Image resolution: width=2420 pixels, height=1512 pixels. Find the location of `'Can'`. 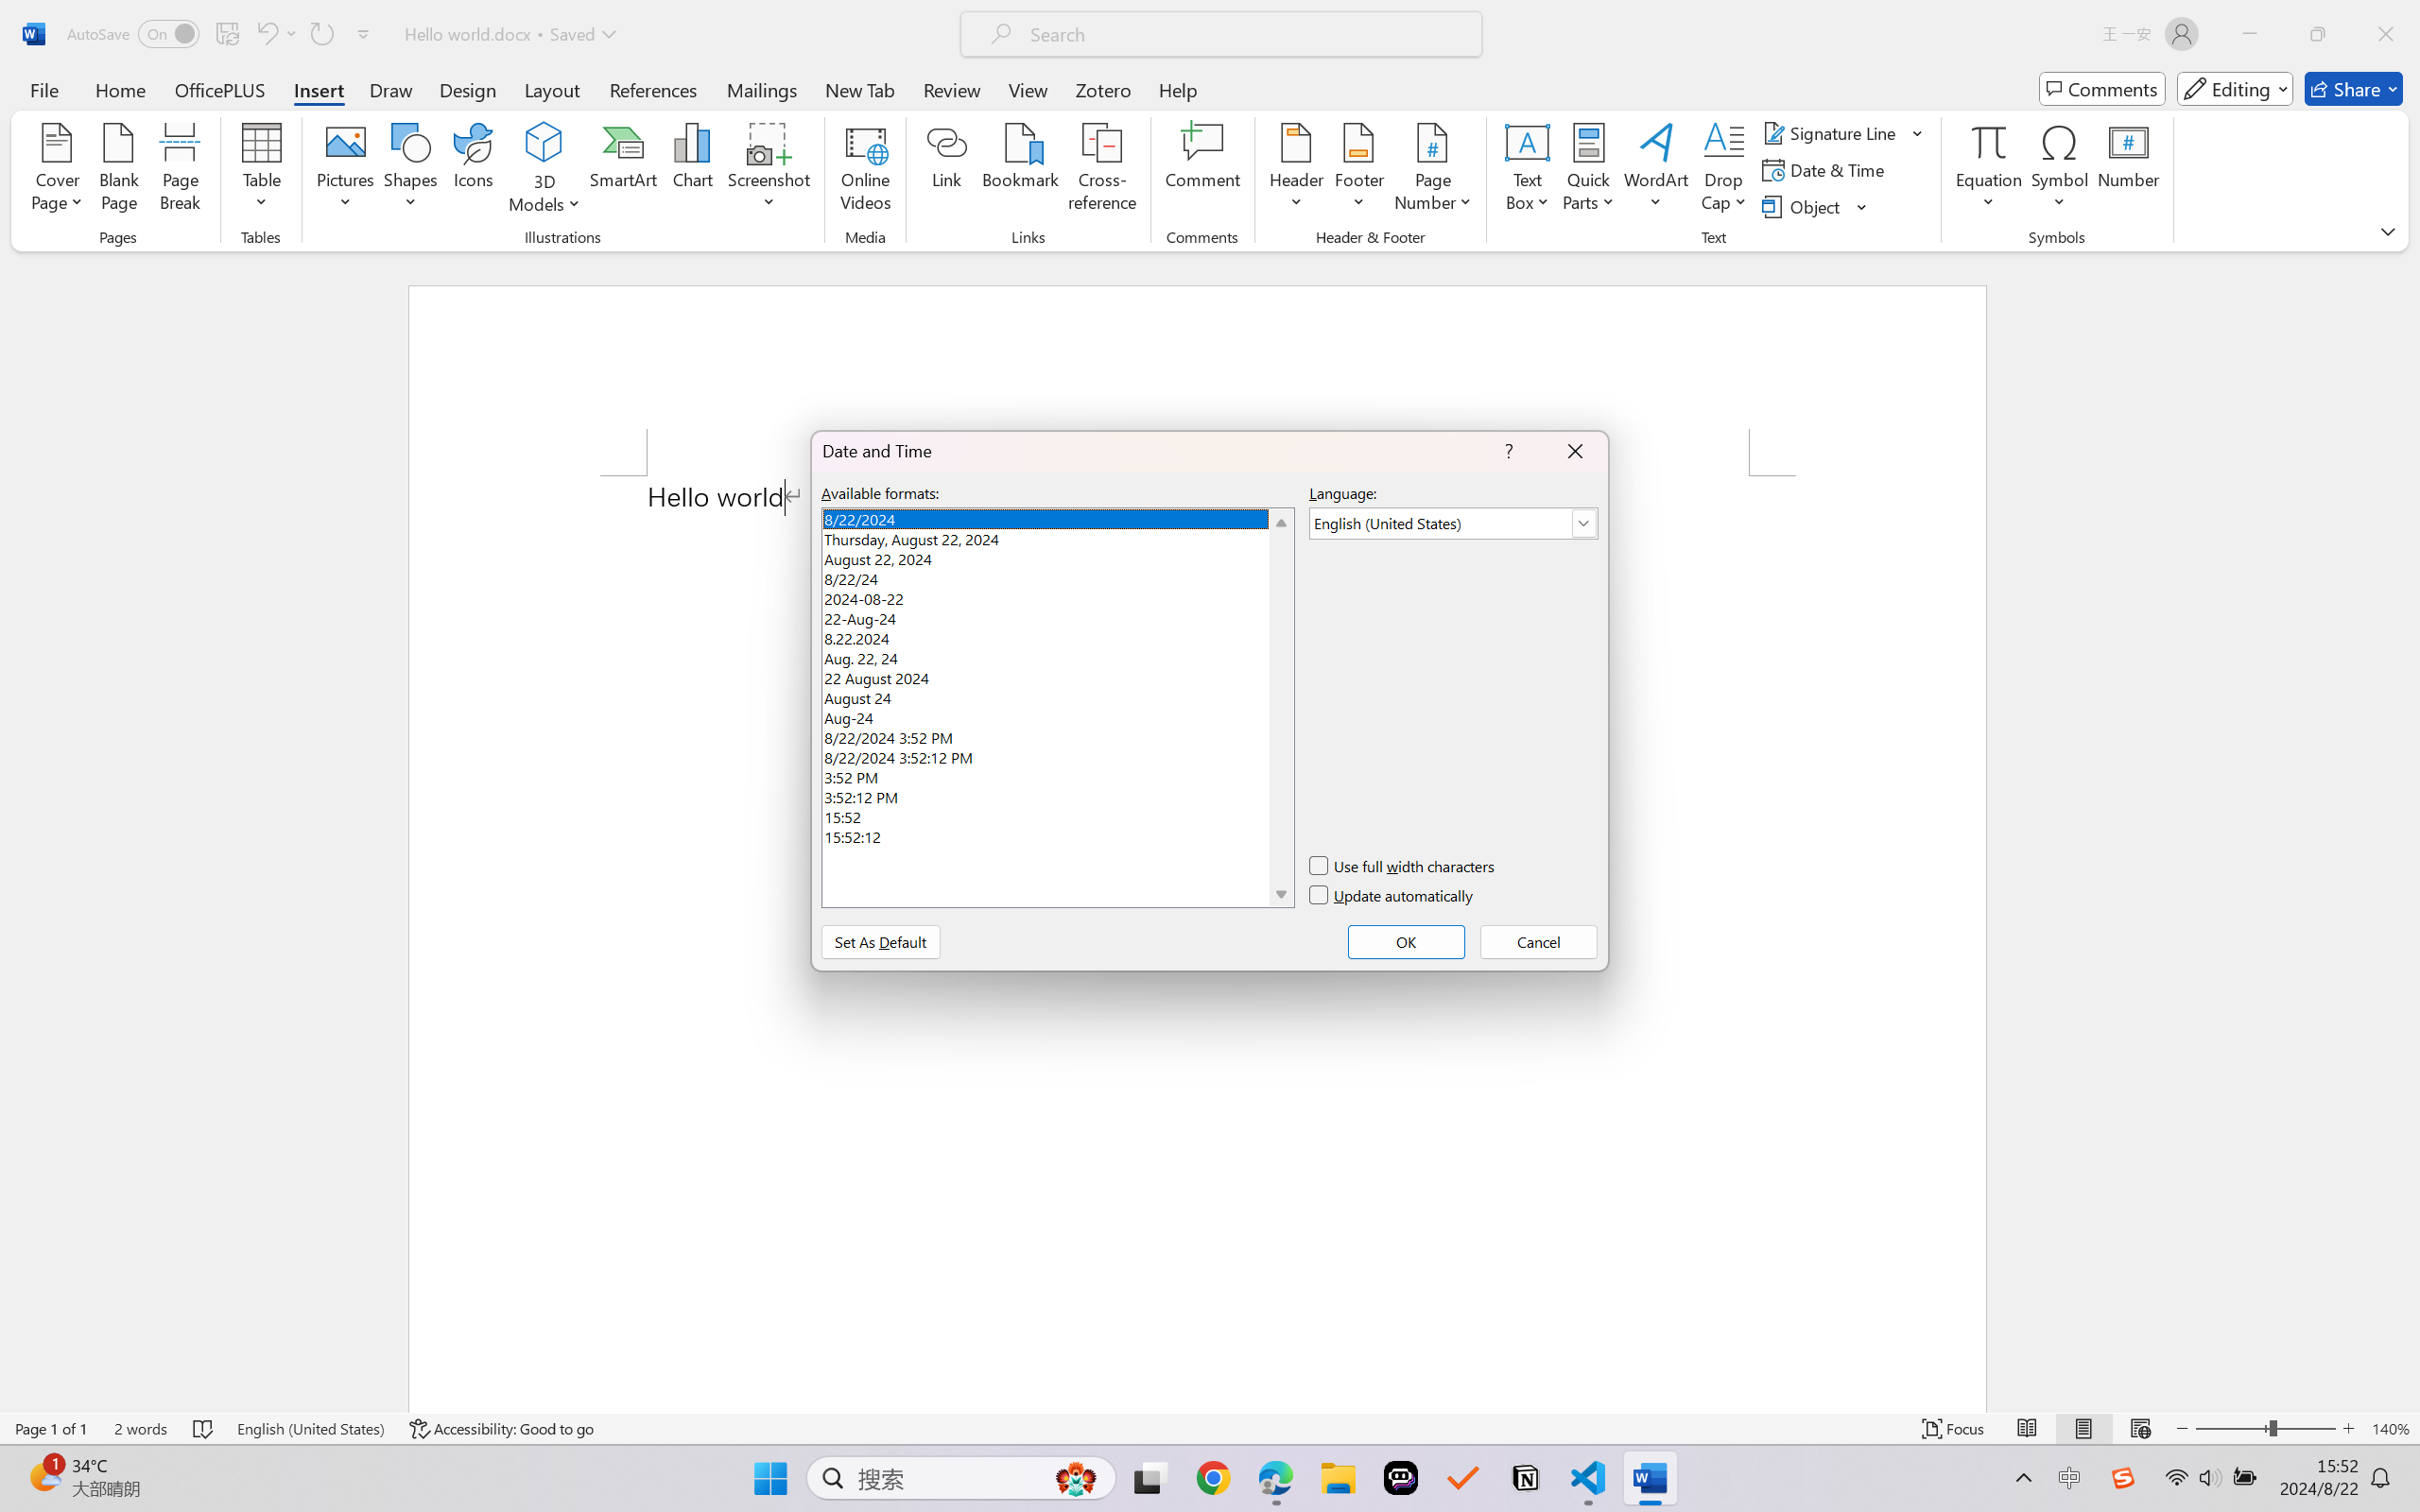

'Can' is located at coordinates (274, 33).